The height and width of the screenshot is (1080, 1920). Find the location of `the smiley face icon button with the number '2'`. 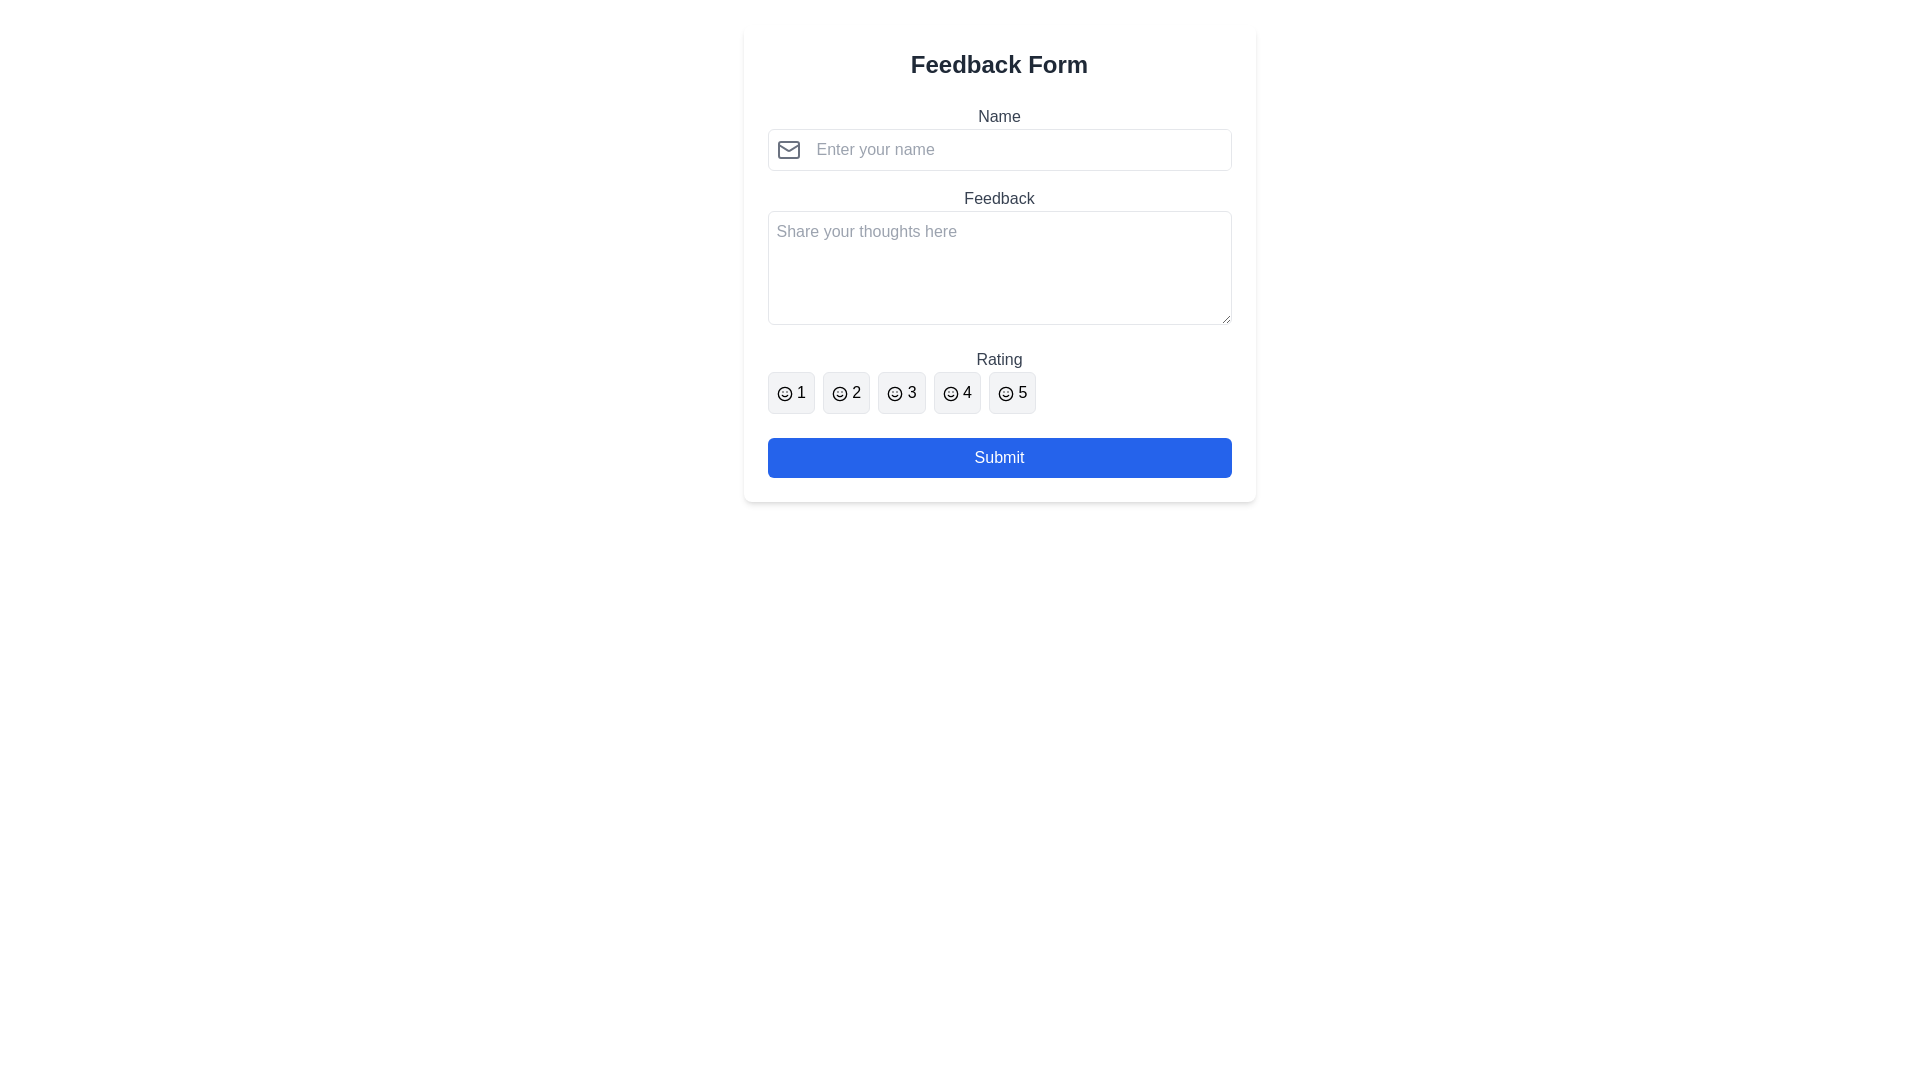

the smiley face icon button with the number '2' is located at coordinates (839, 393).